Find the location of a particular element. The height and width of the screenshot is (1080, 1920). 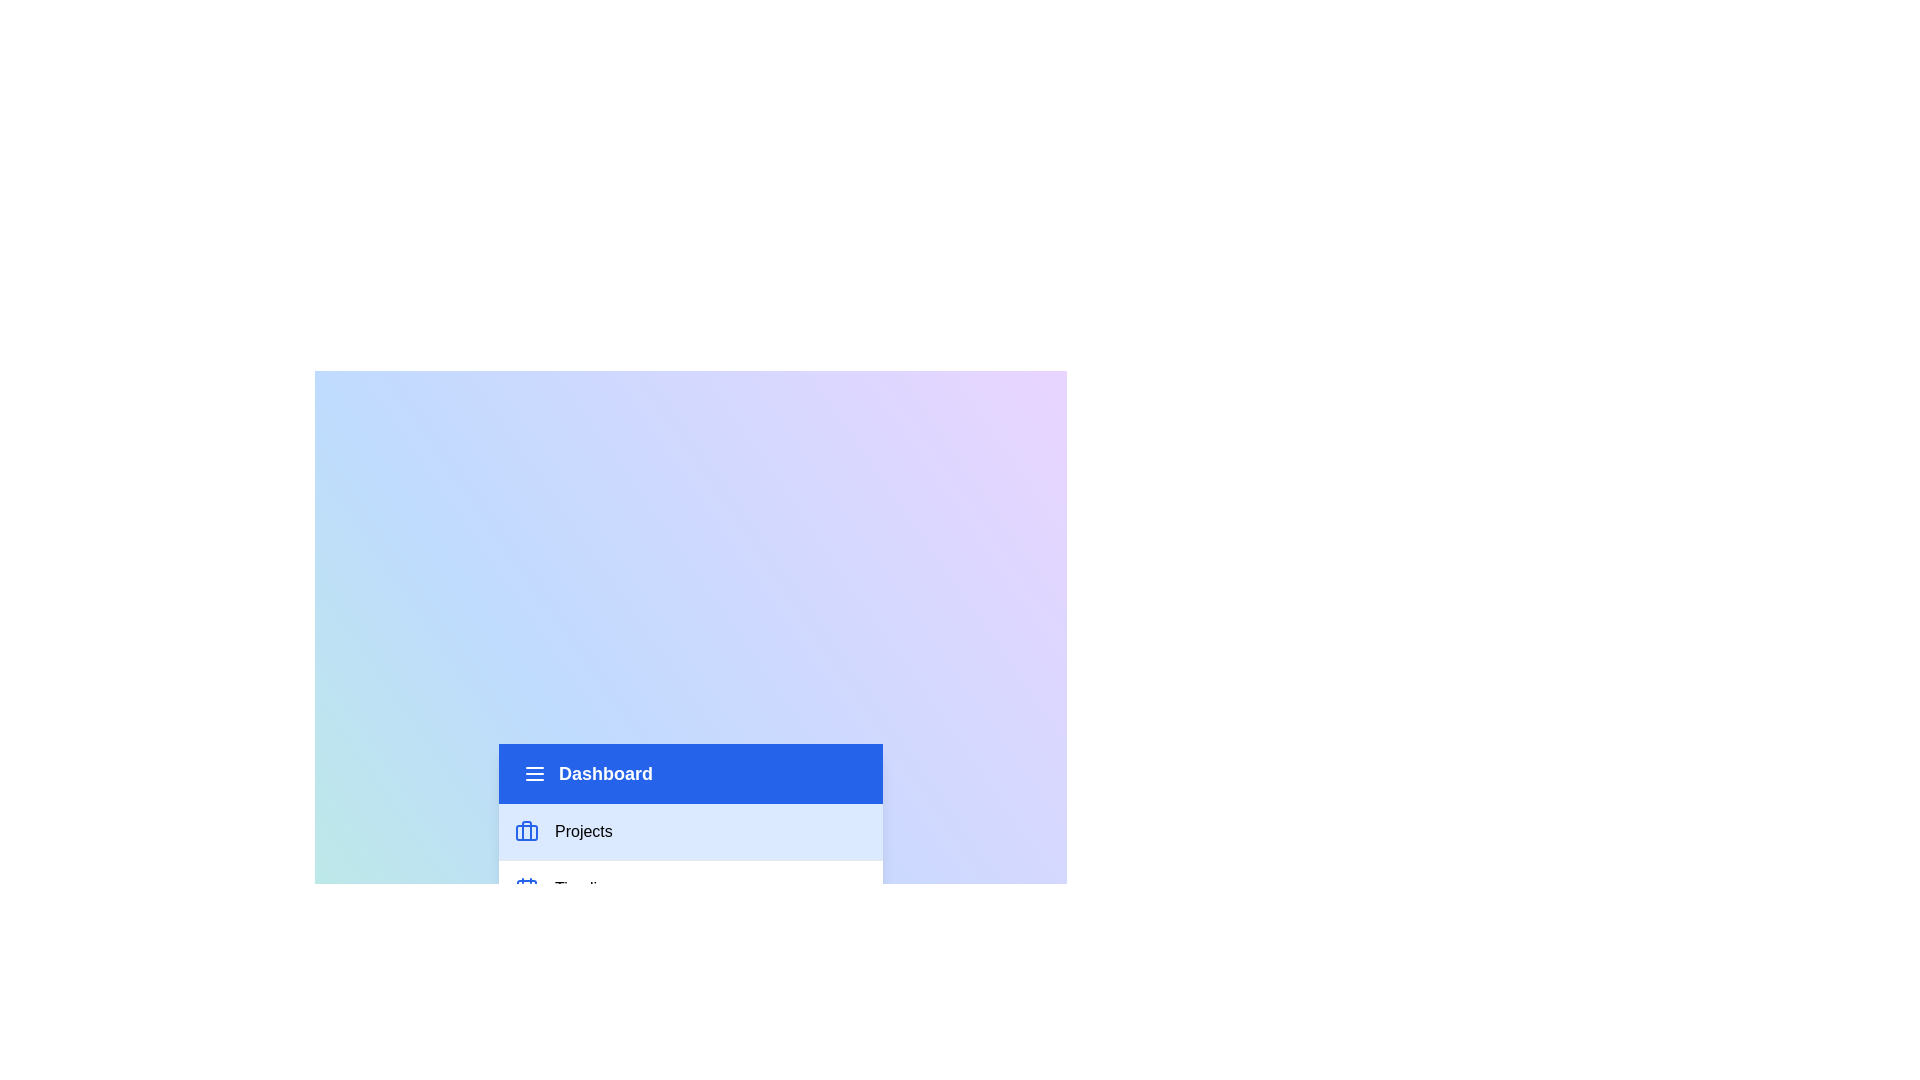

the header menu icon to interact with it is located at coordinates (534, 772).